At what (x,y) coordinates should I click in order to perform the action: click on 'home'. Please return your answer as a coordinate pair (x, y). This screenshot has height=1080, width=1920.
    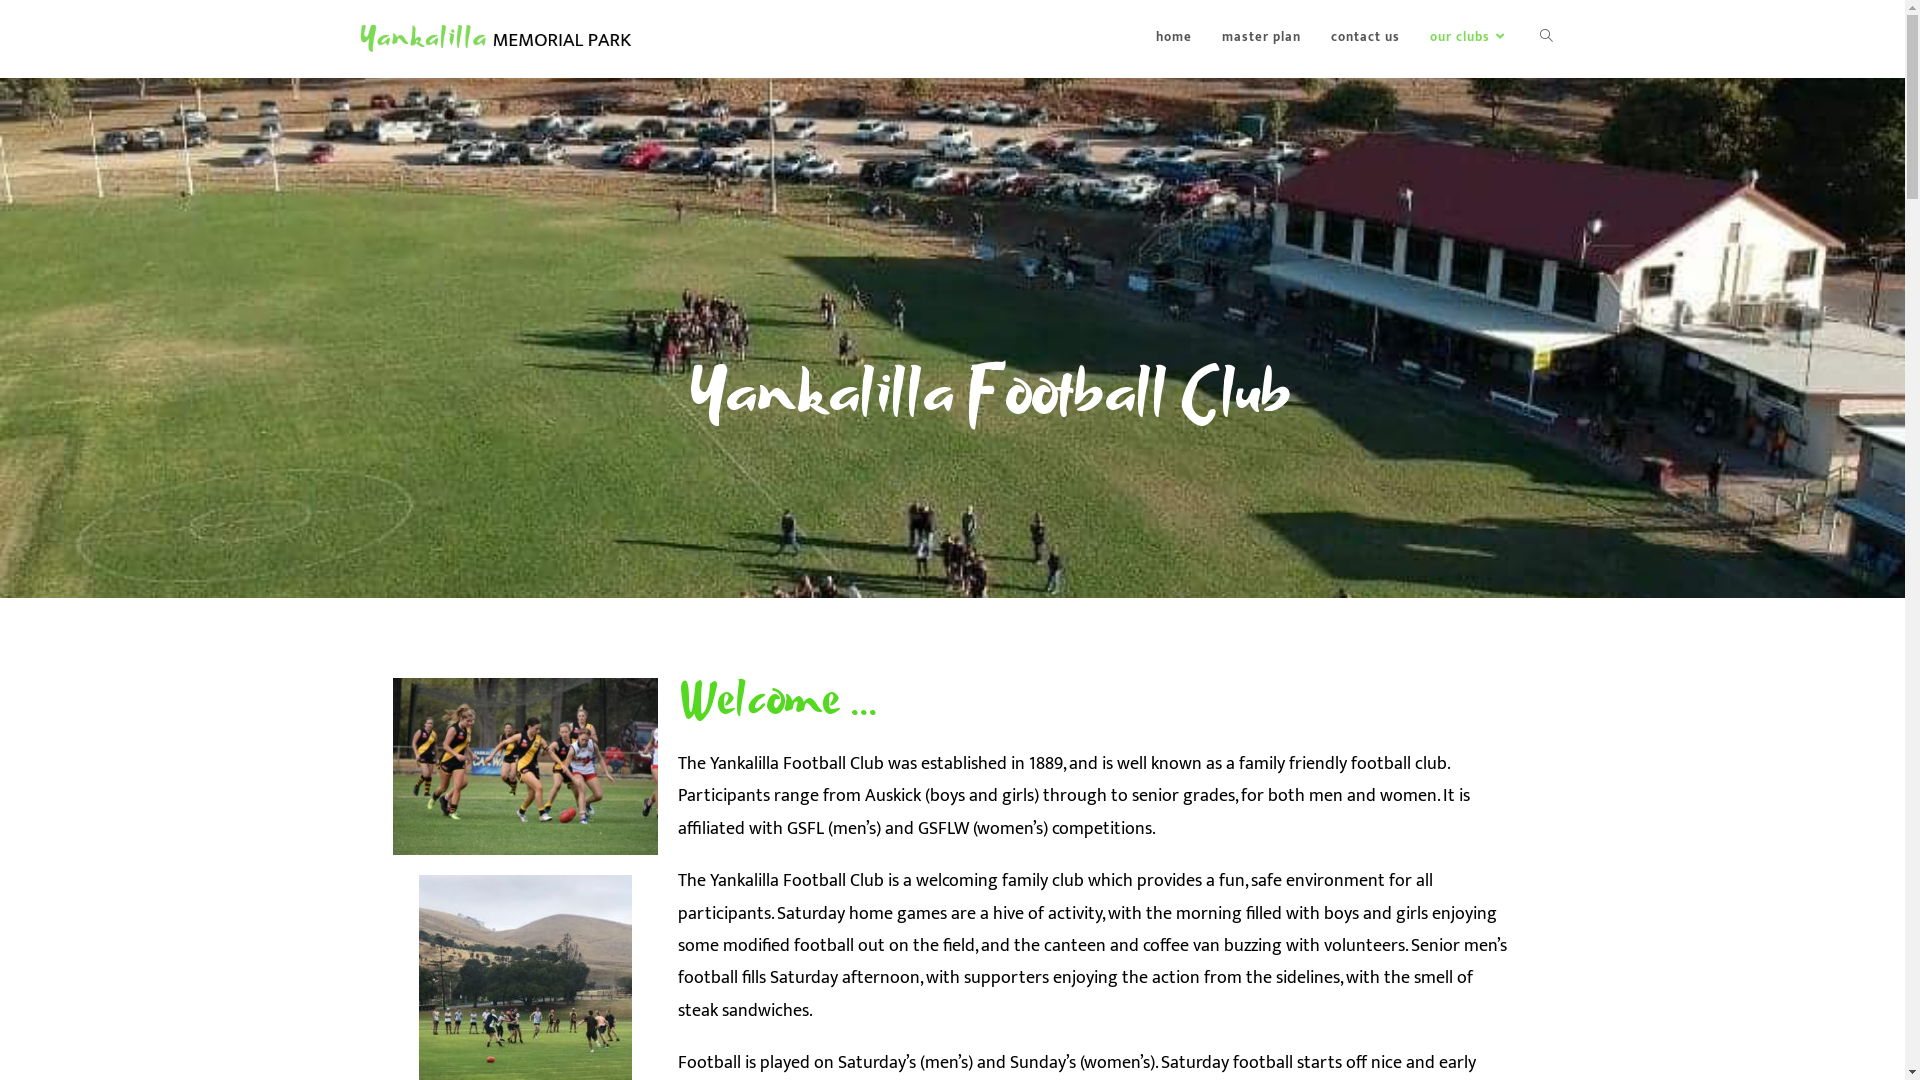
    Looking at the image, I should click on (1172, 37).